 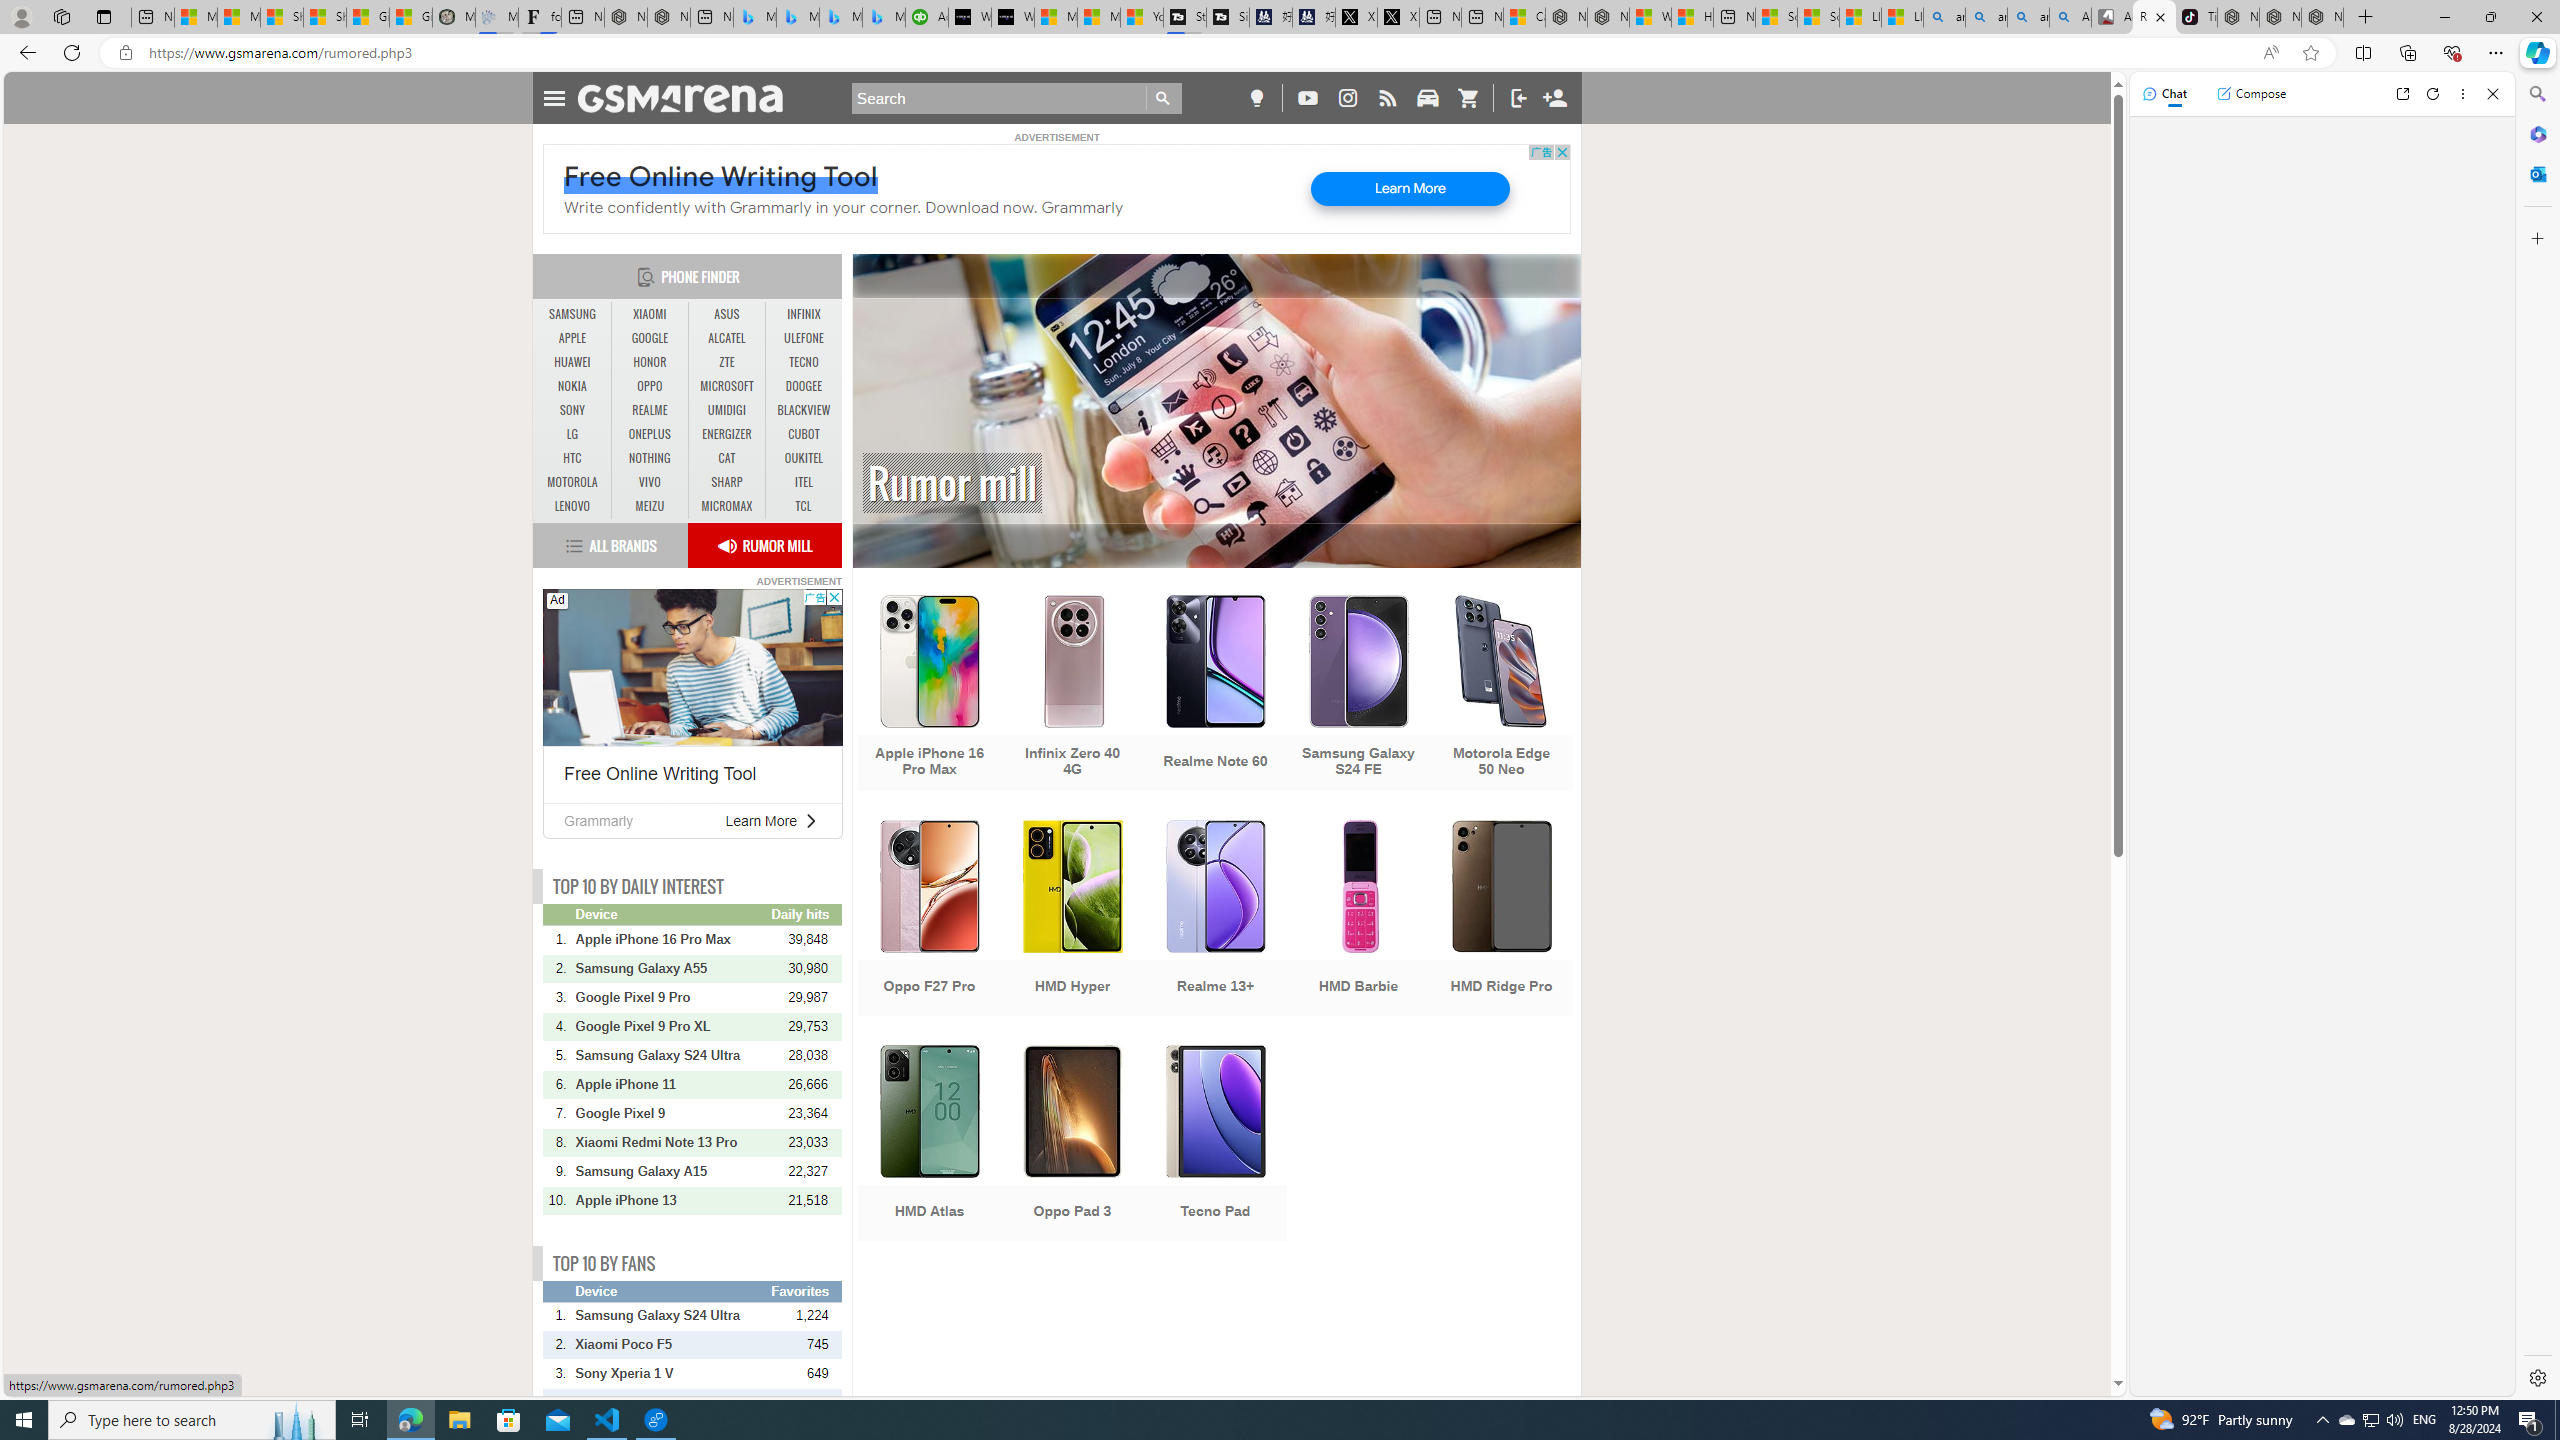 What do you see at coordinates (726, 337) in the screenshot?
I see `'ALCATEL'` at bounding box center [726, 337].